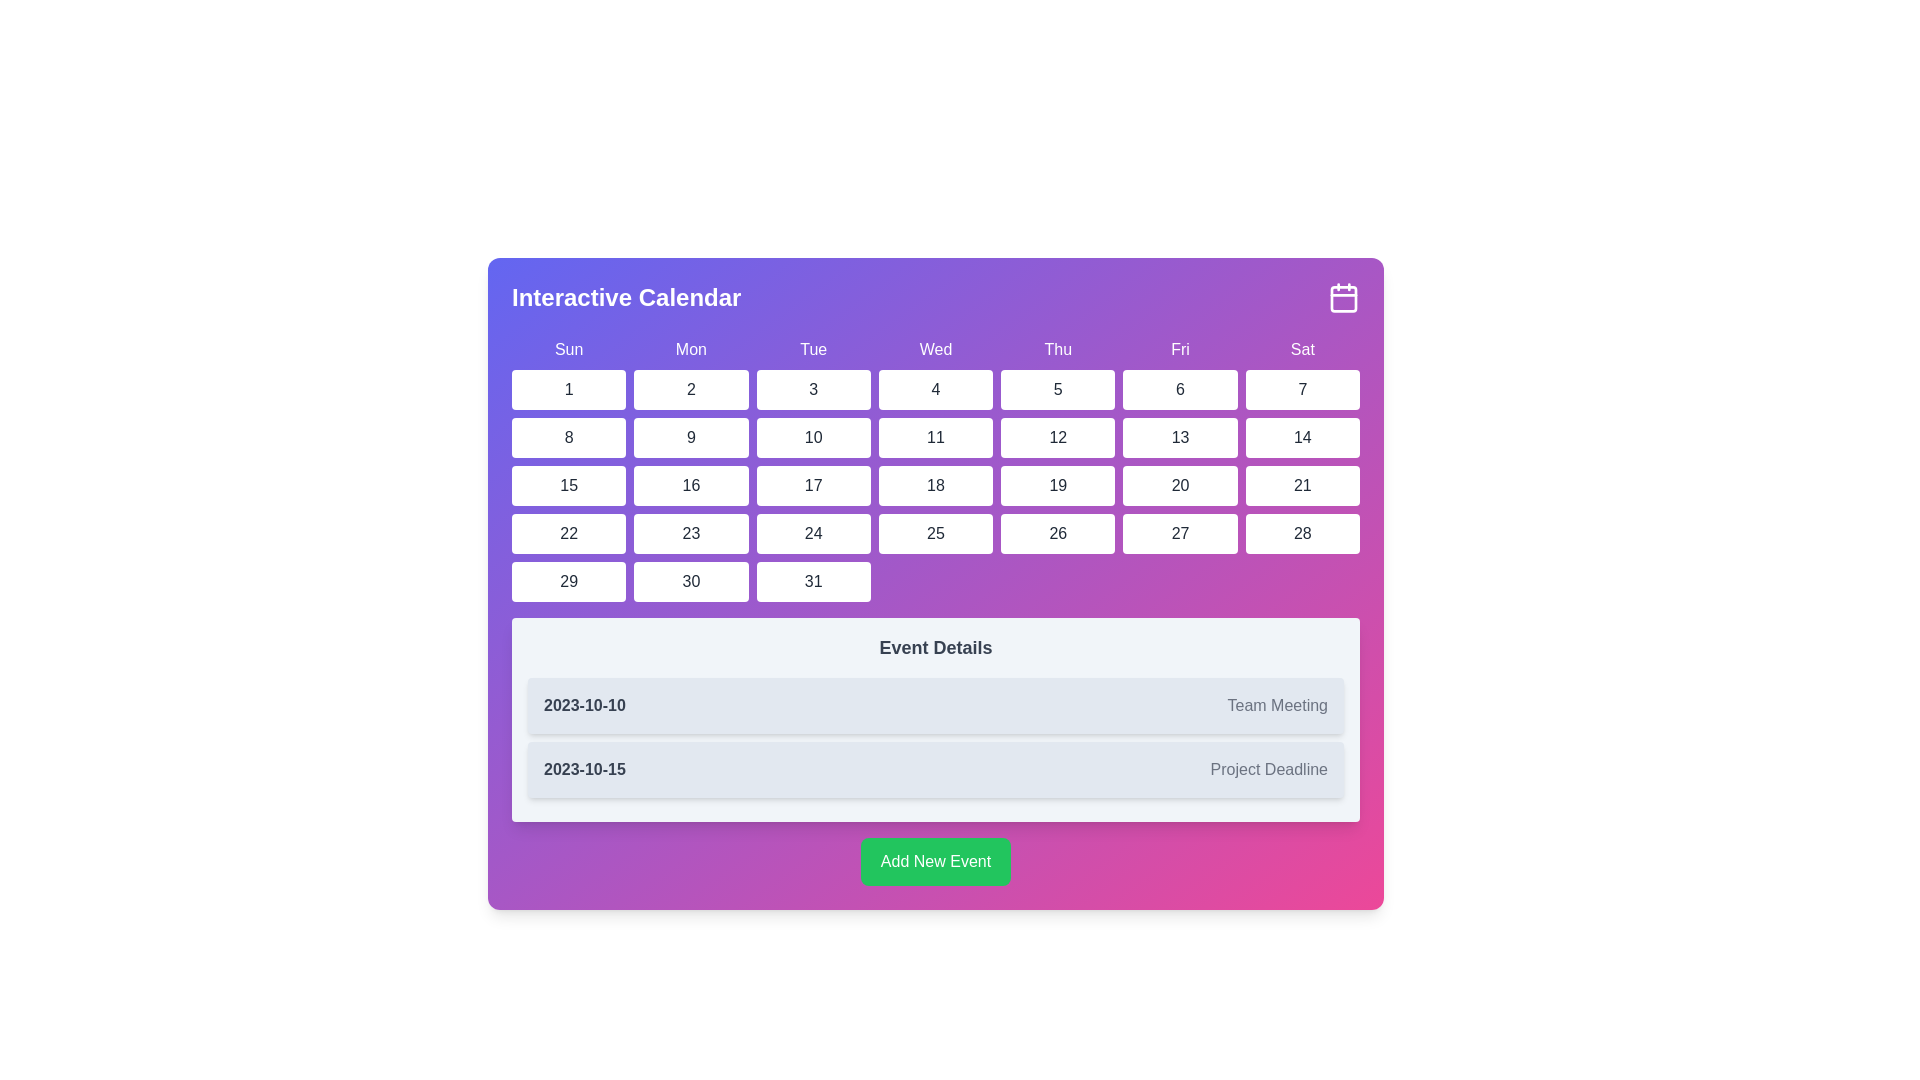 The image size is (1920, 1080). I want to click on the button representing the 24th day of the month in the calendar interface to visually highlight it, so click(813, 532).